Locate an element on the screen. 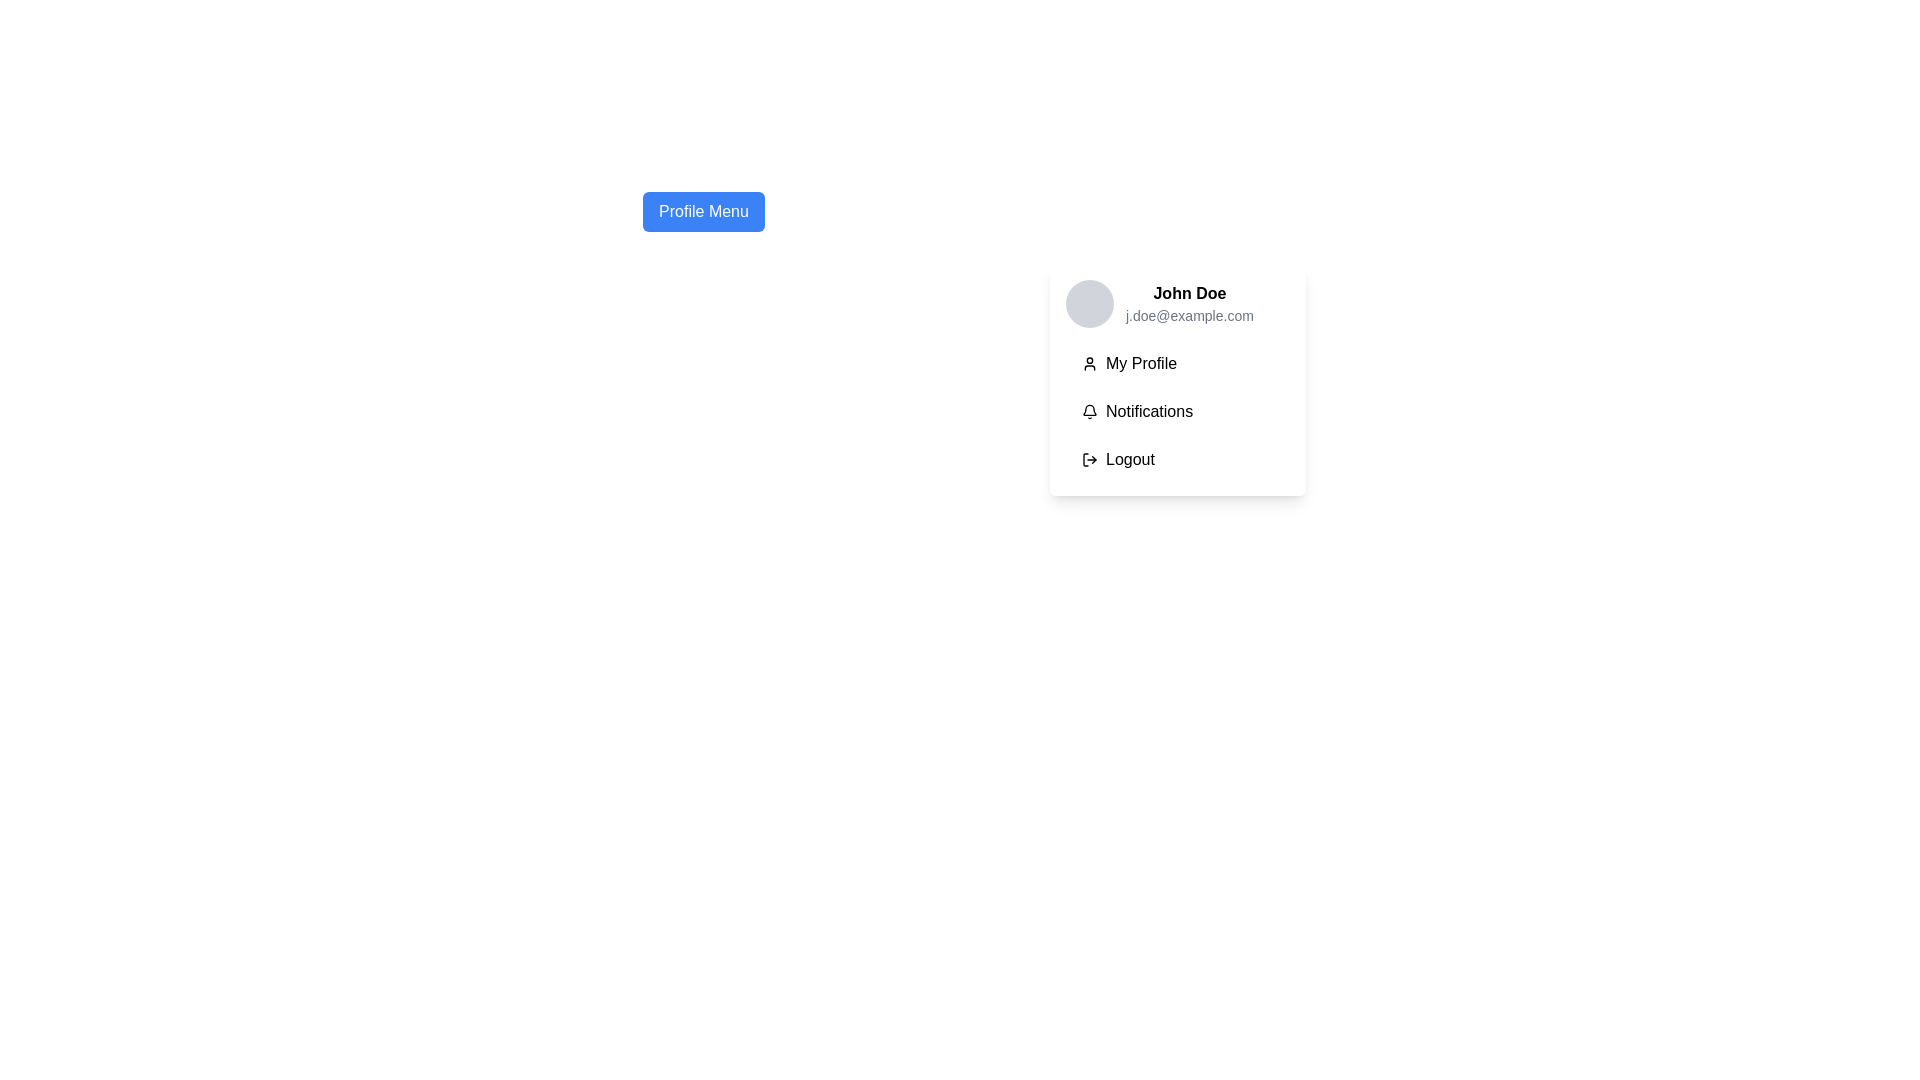 This screenshot has height=1080, width=1920. the email address label located directly below the name 'John Doe' in the profile menu, which serves as a static display of the user's email address is located at coordinates (1189, 315).